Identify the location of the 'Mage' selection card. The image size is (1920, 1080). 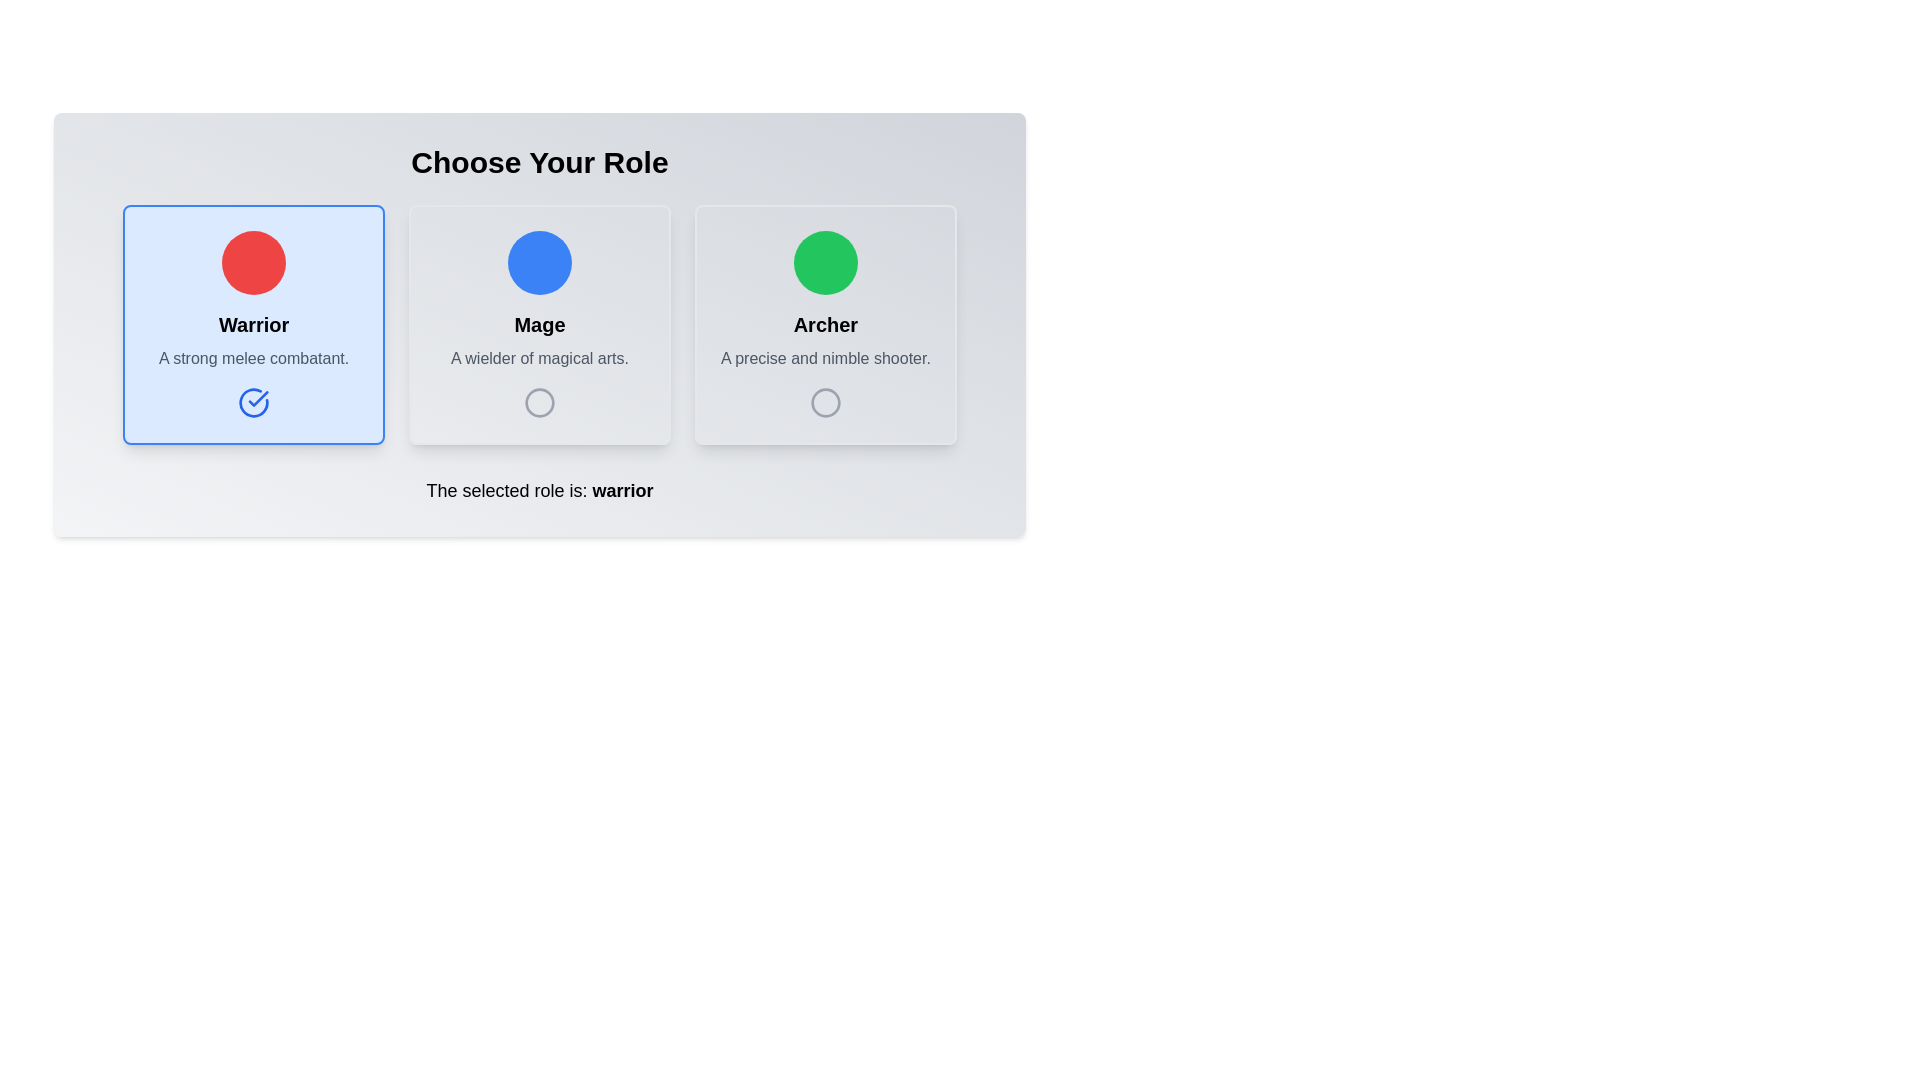
(539, 323).